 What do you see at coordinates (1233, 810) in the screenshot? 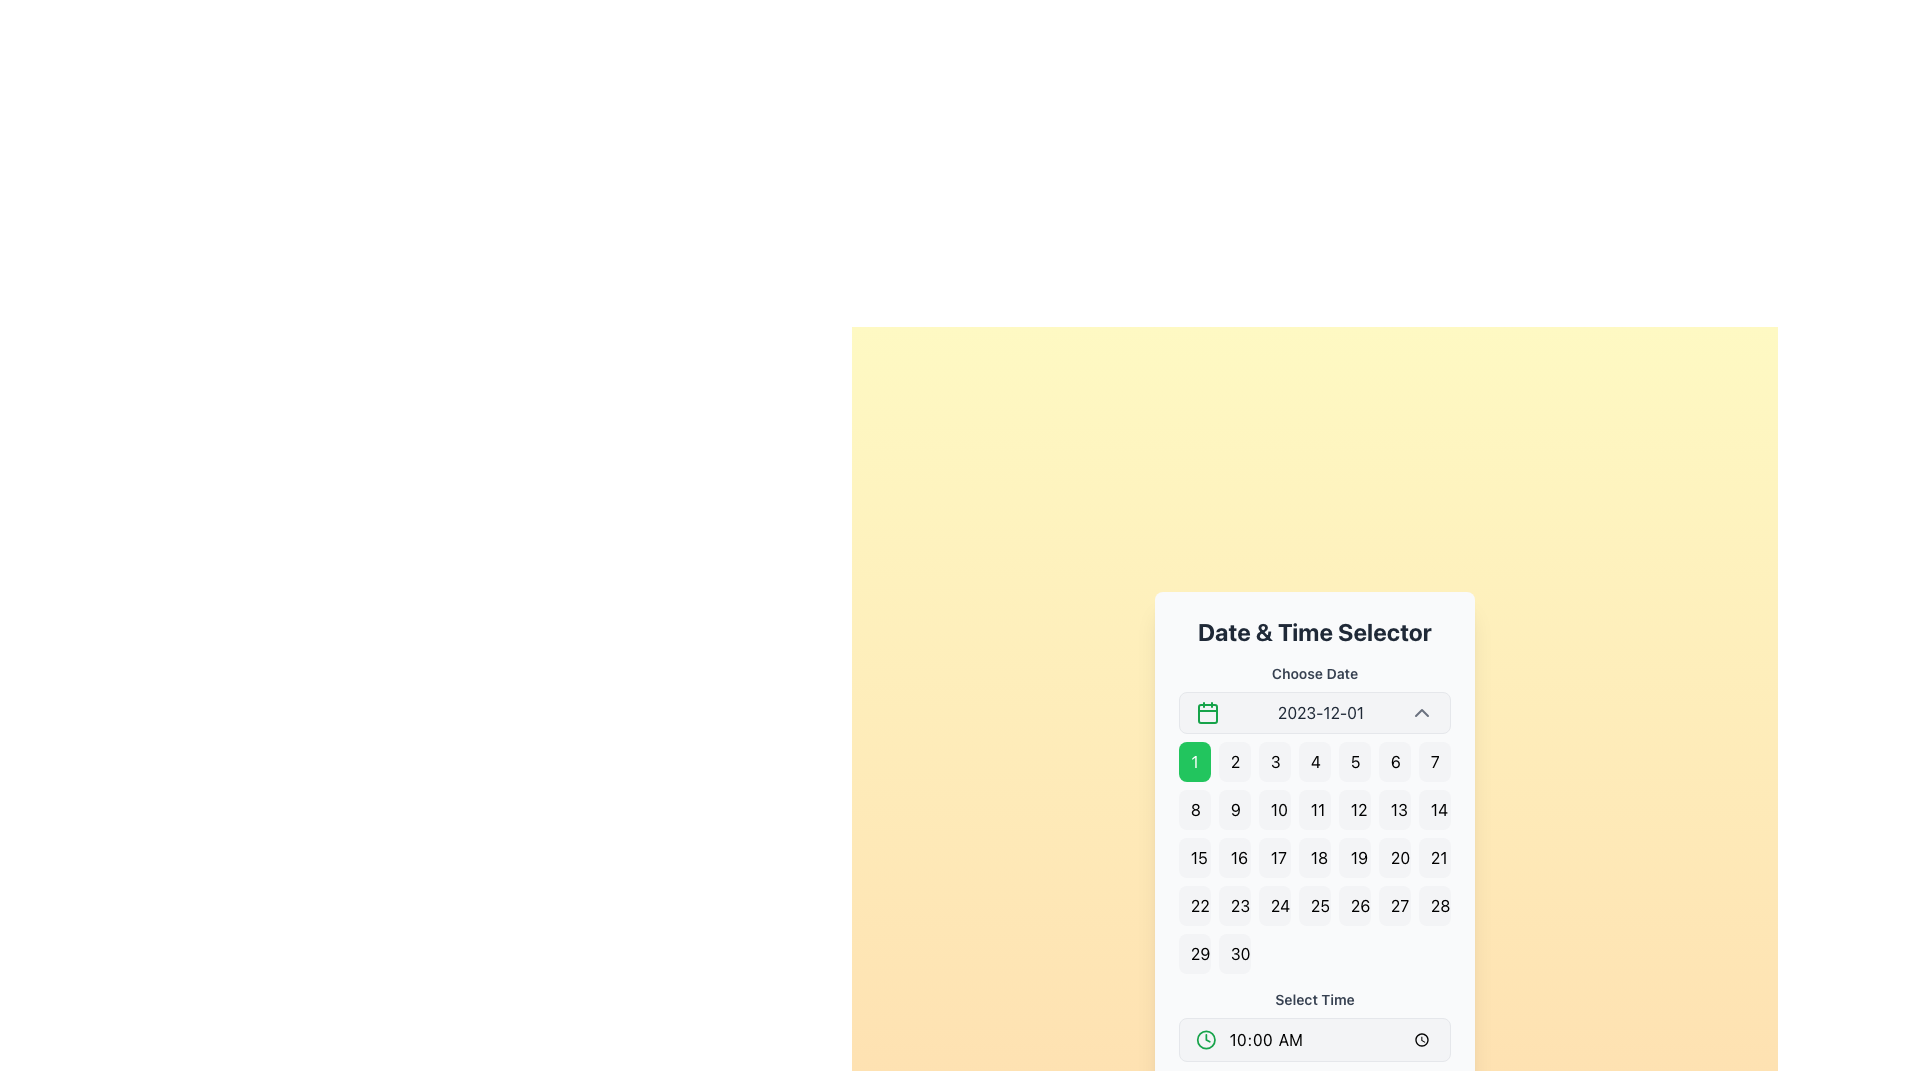
I see `the selectable date button in the date picker calendar, which is the ninth item on the second row of the grid layout` at bounding box center [1233, 810].